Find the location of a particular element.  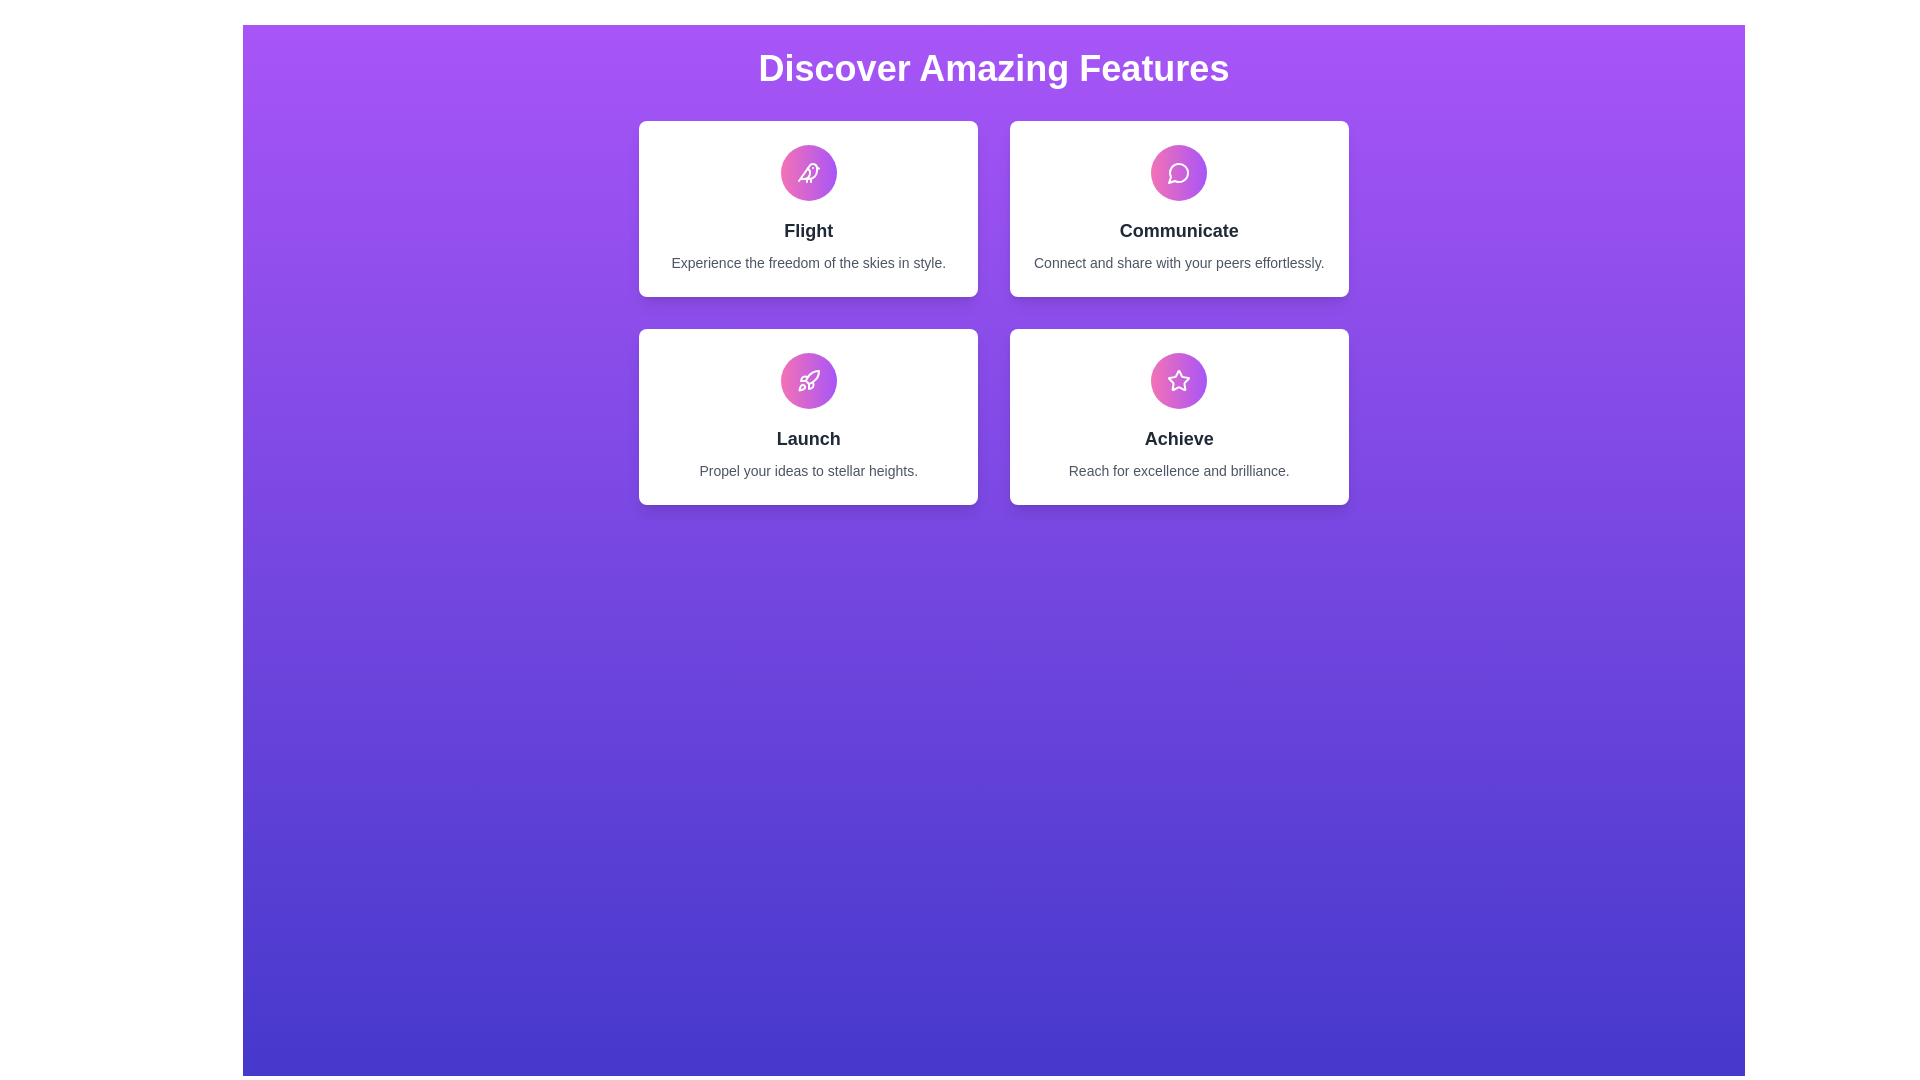

the card representing the module or feature that emphasizes achieving excellence, located in the bottom-right corner of a 2x2 grid structure, to the right of the 'Launch' element is located at coordinates (1179, 415).